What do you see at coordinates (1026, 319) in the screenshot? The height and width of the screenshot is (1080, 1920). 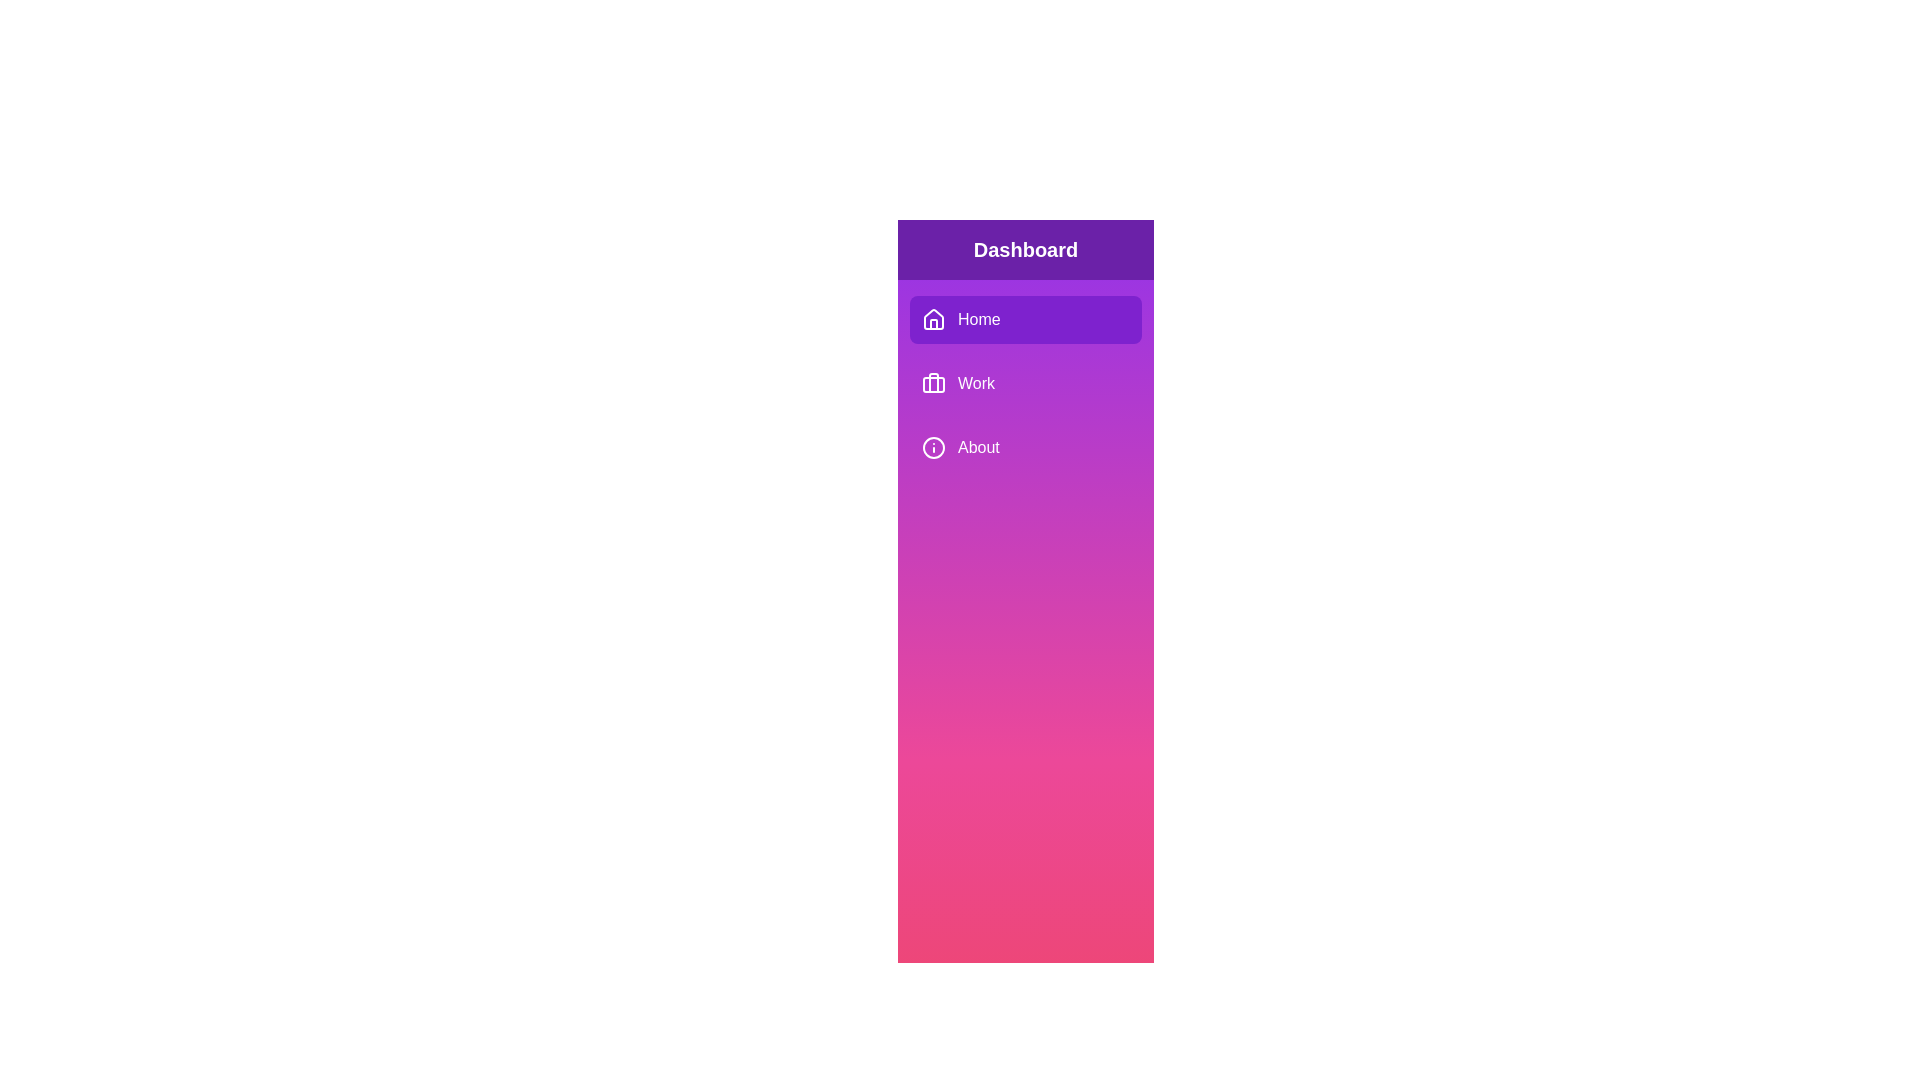 I see `the menu item Home in the sidebar` at bounding box center [1026, 319].